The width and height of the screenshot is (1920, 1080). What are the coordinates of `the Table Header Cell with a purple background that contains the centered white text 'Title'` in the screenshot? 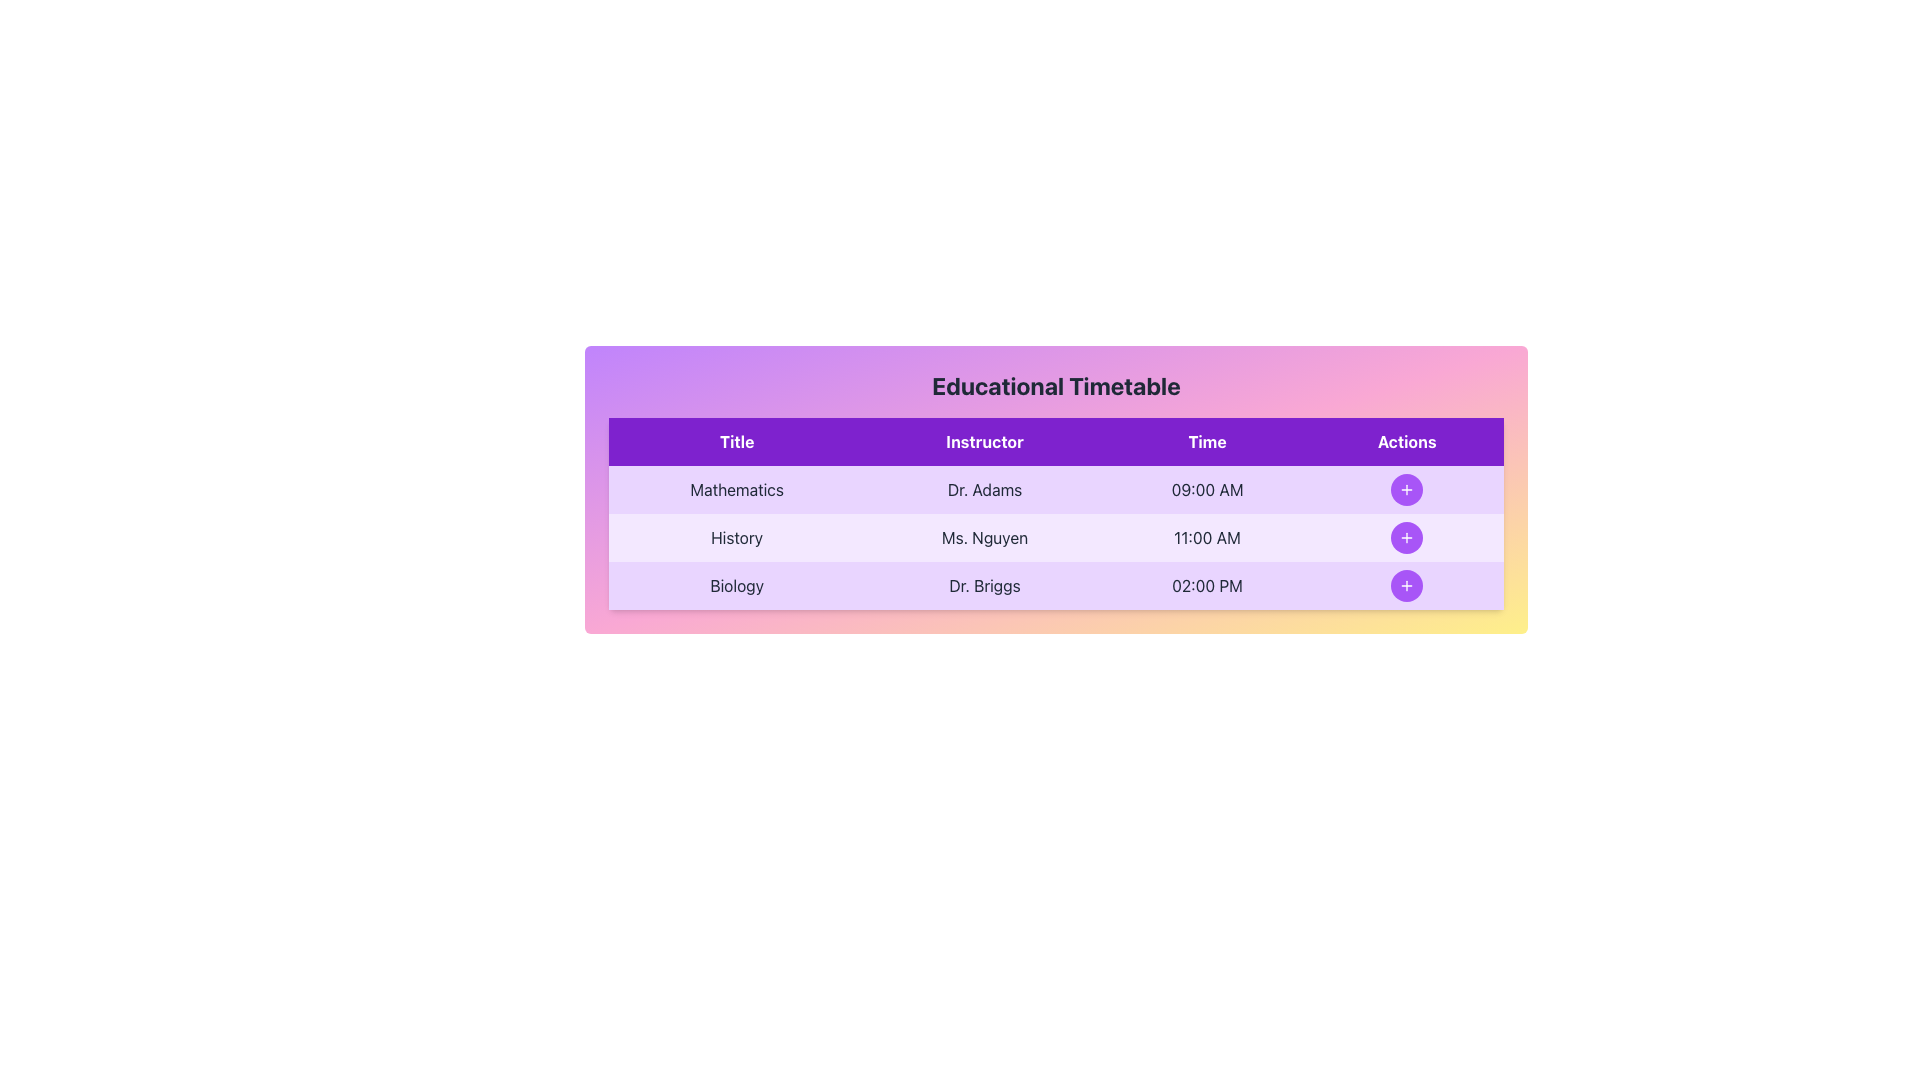 It's located at (736, 441).